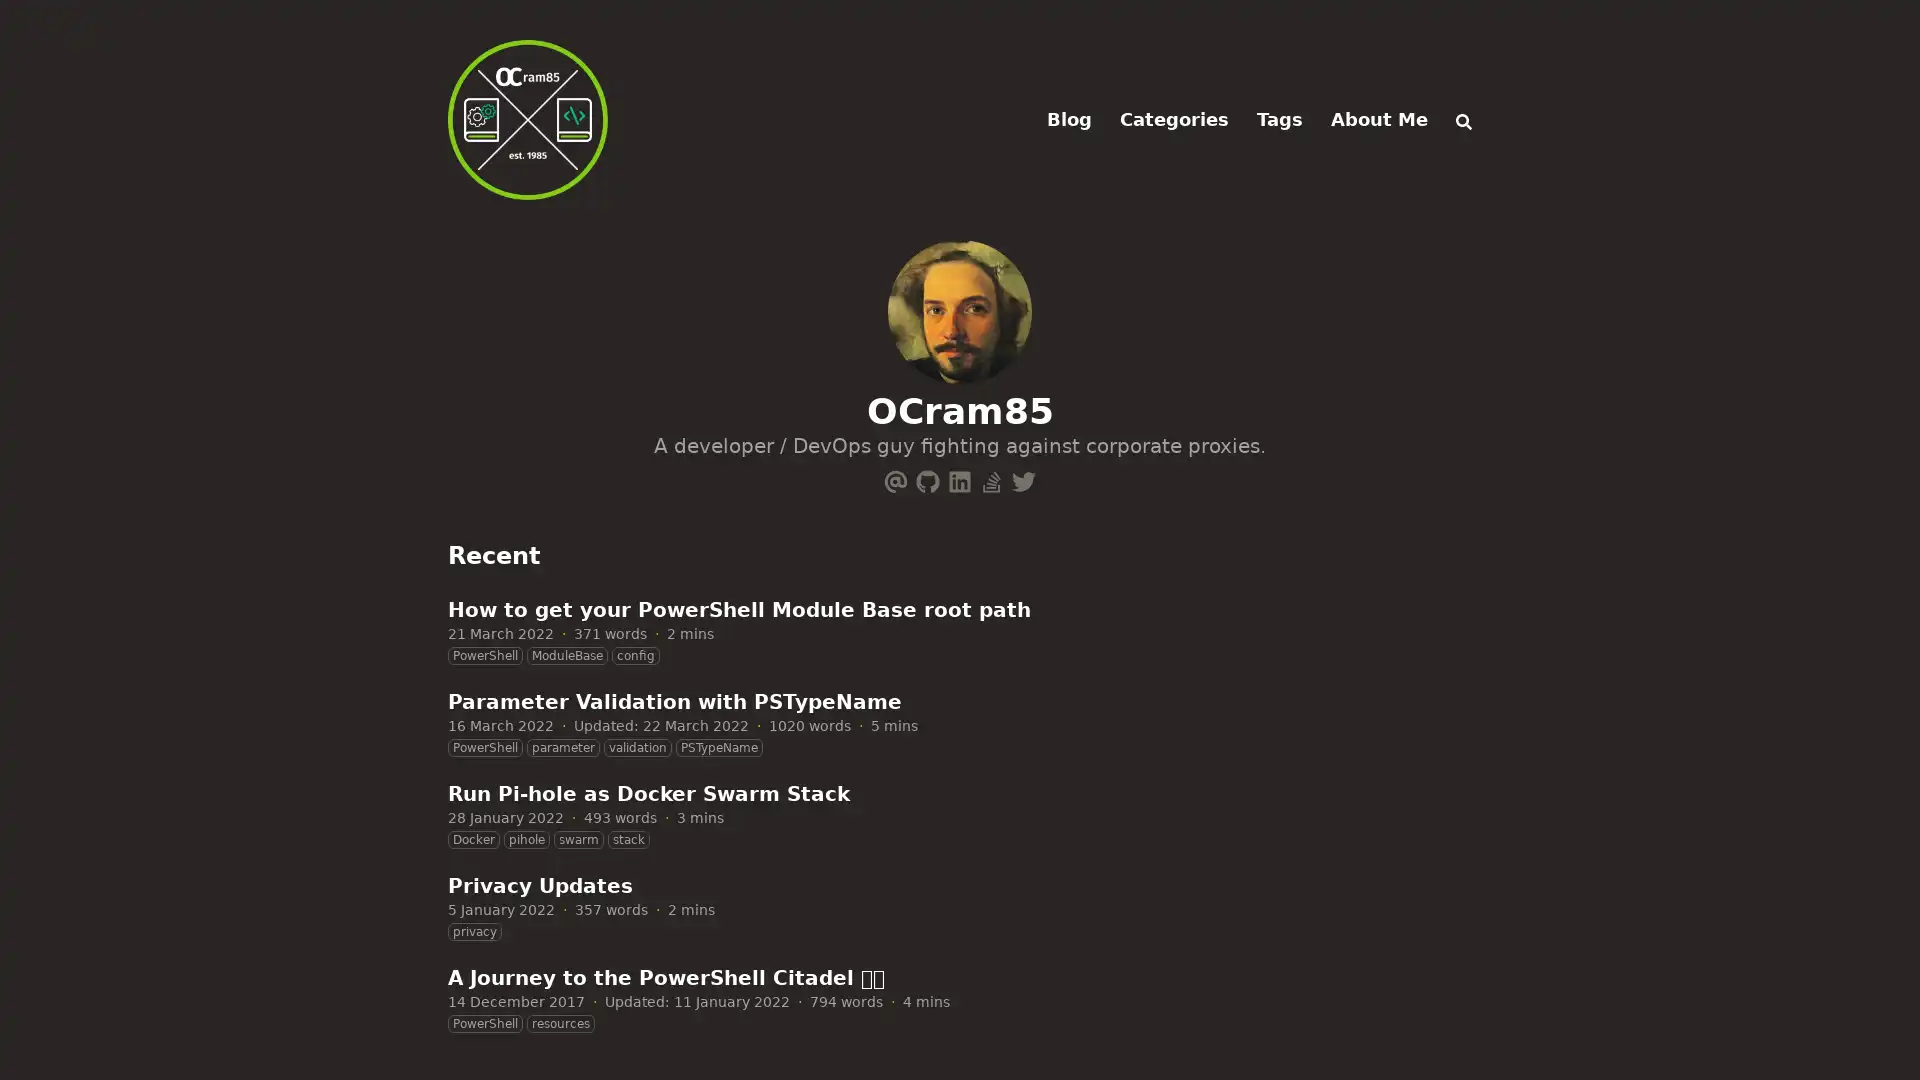 Image resolution: width=1920 pixels, height=1080 pixels. I want to click on Search (/), so click(1464, 120).